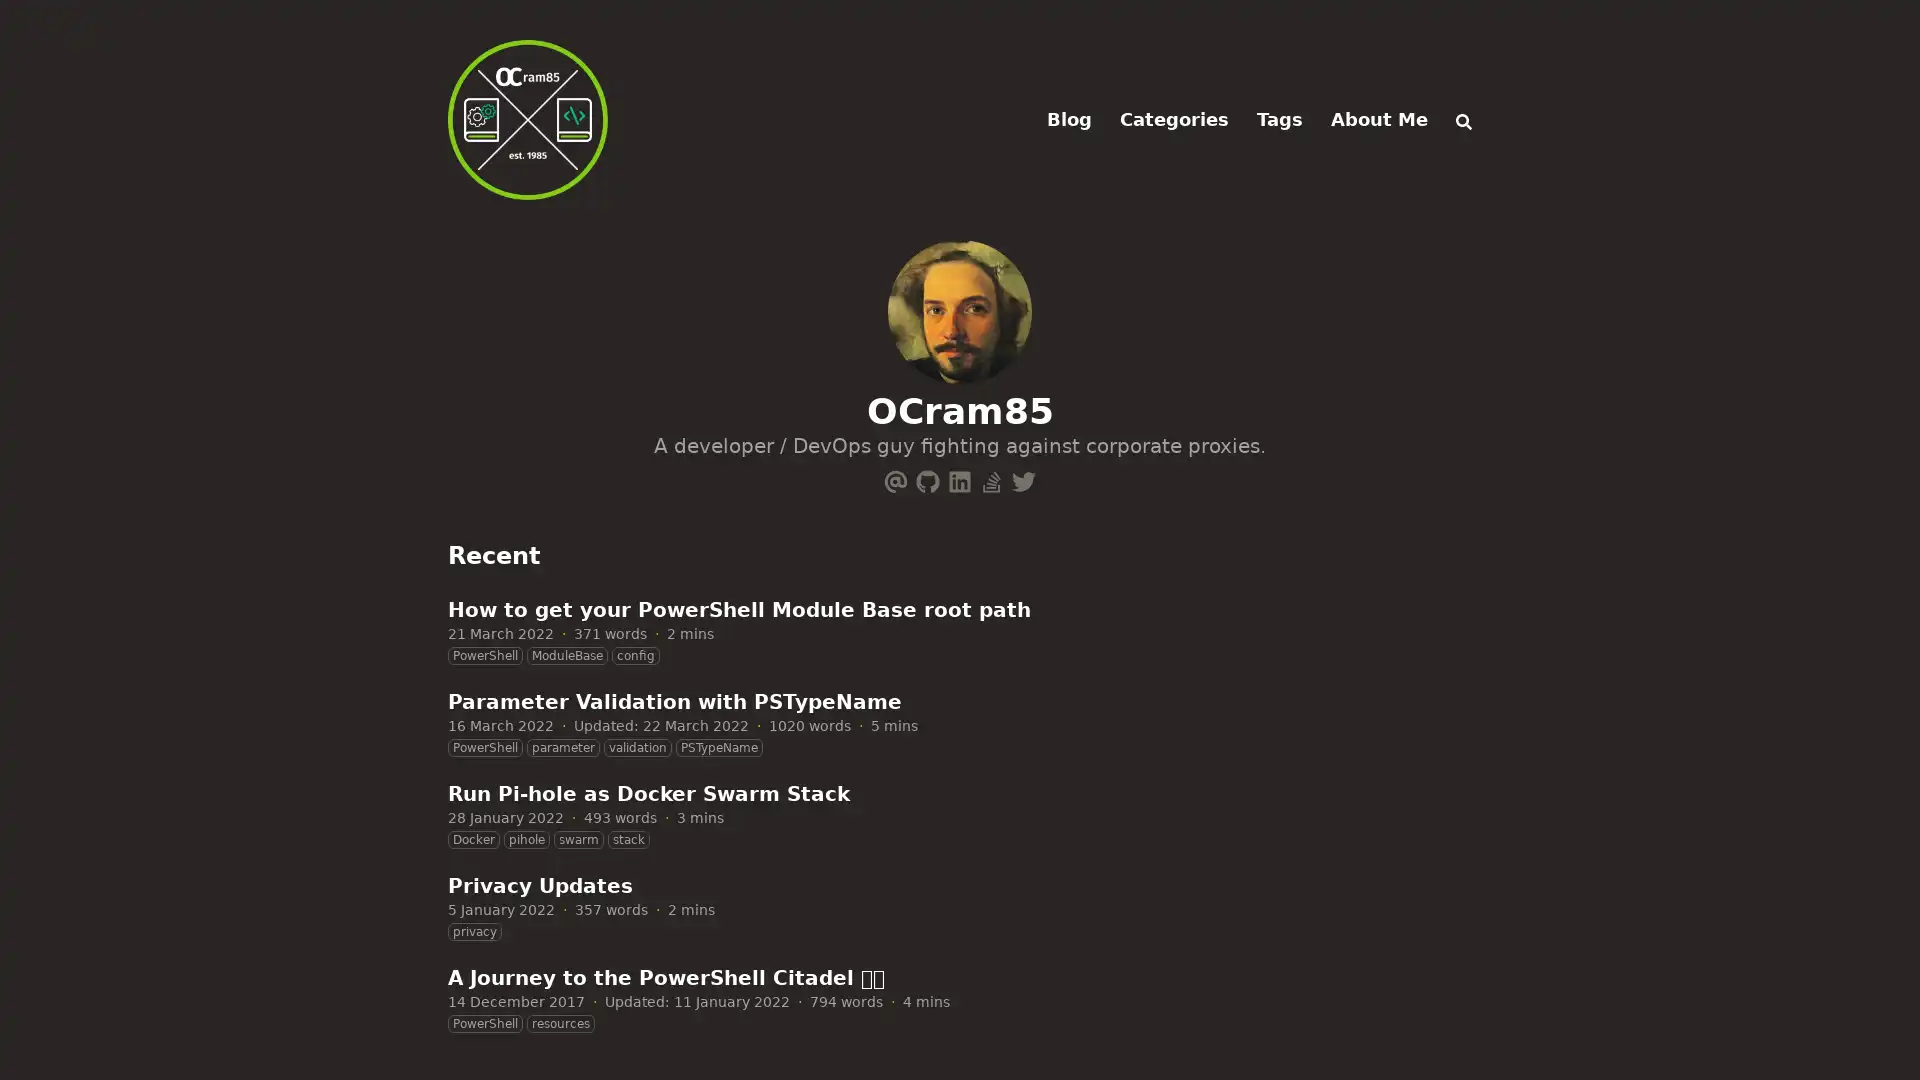 Image resolution: width=1920 pixels, height=1080 pixels. I want to click on Search (/), so click(1464, 120).